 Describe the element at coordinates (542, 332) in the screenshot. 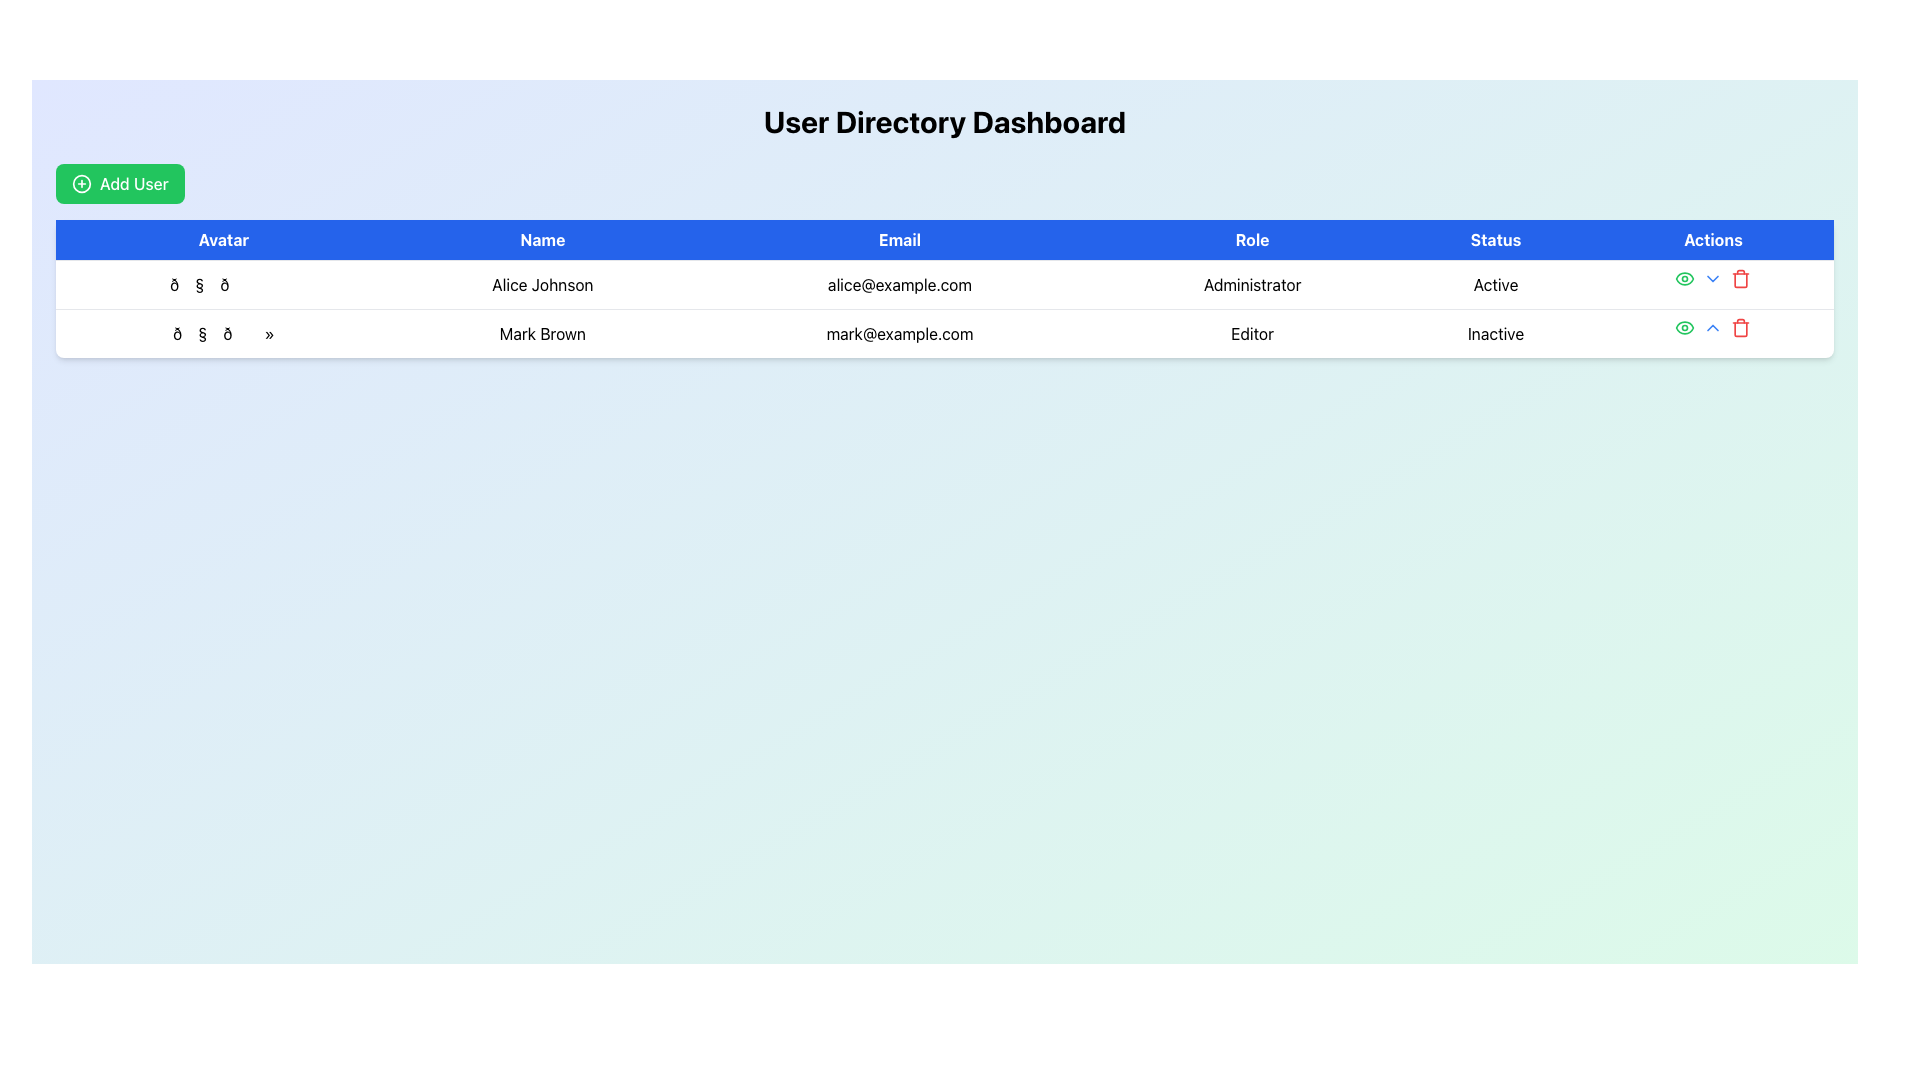

I see `the Text Display element that shows the name 'Mark Brown' in the second row of the table under the 'Name' column` at that location.